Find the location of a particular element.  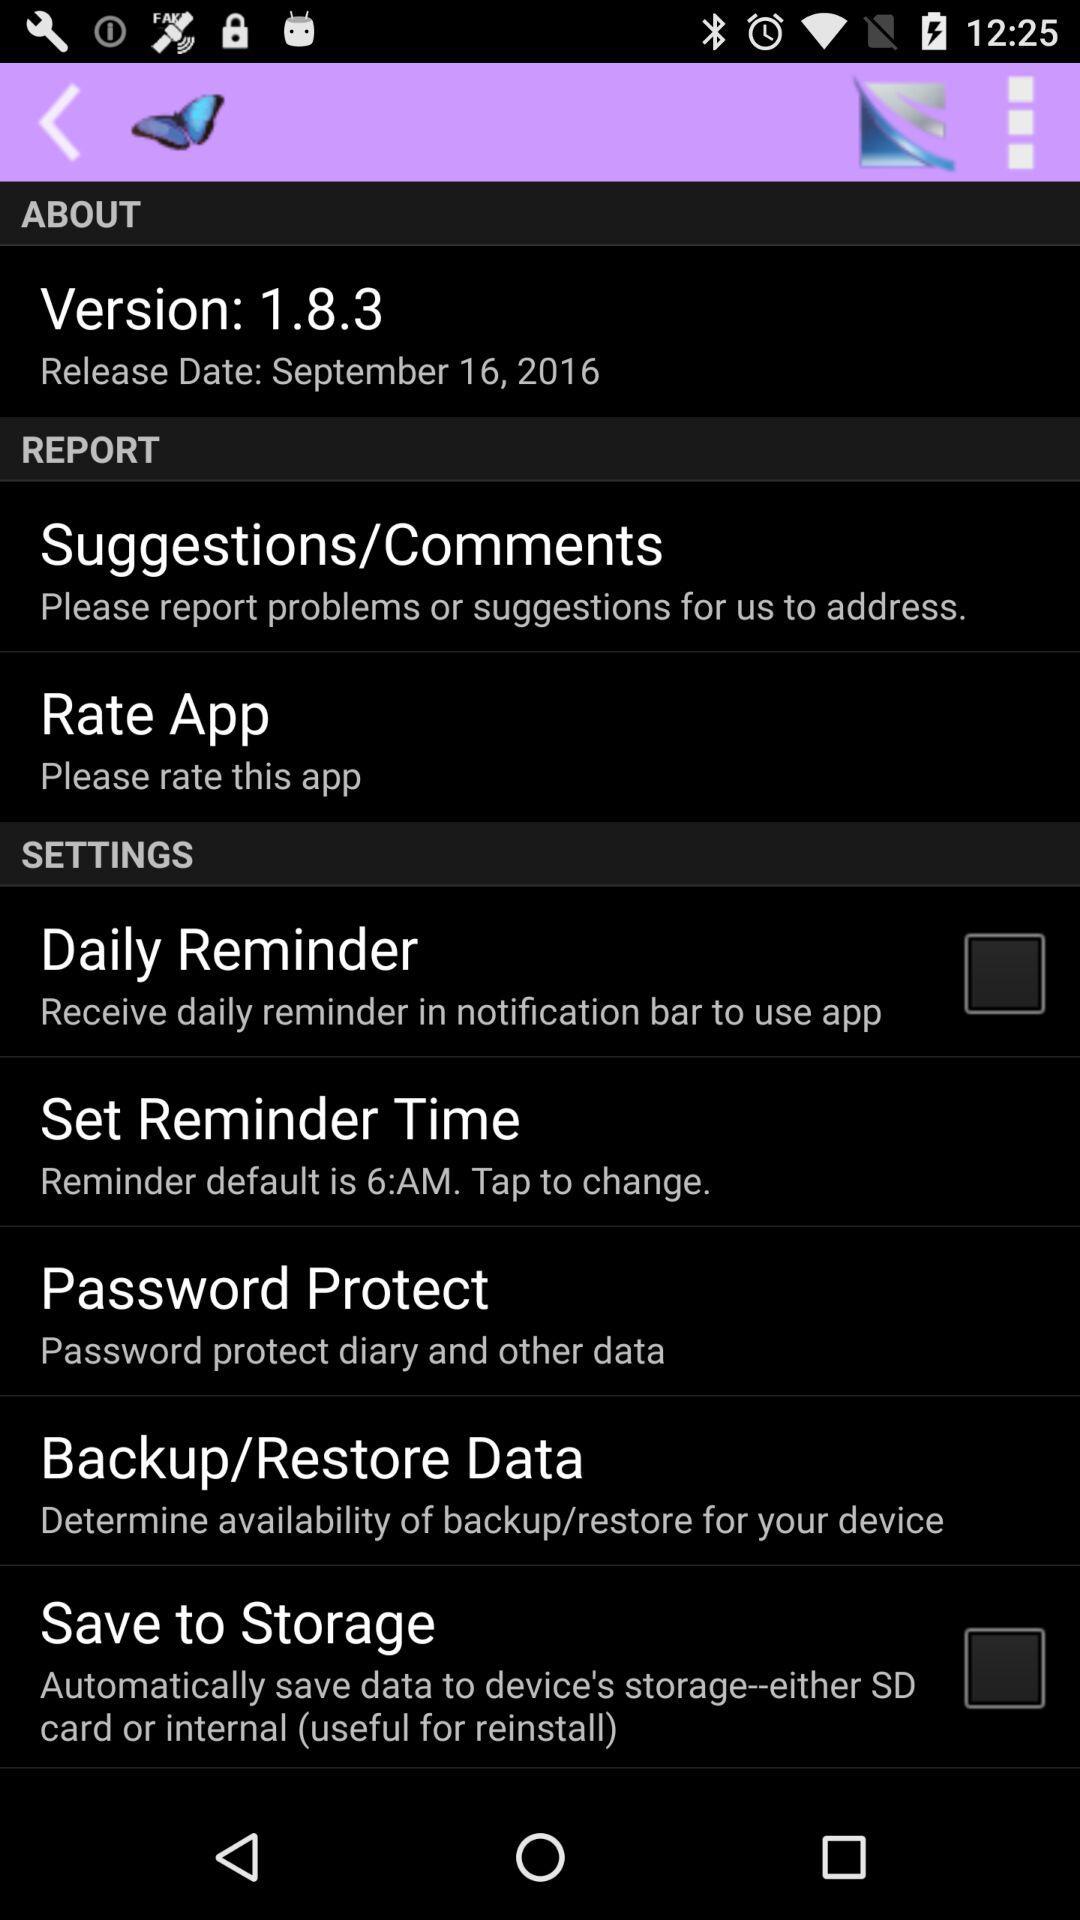

suggestions/comments is located at coordinates (351, 541).